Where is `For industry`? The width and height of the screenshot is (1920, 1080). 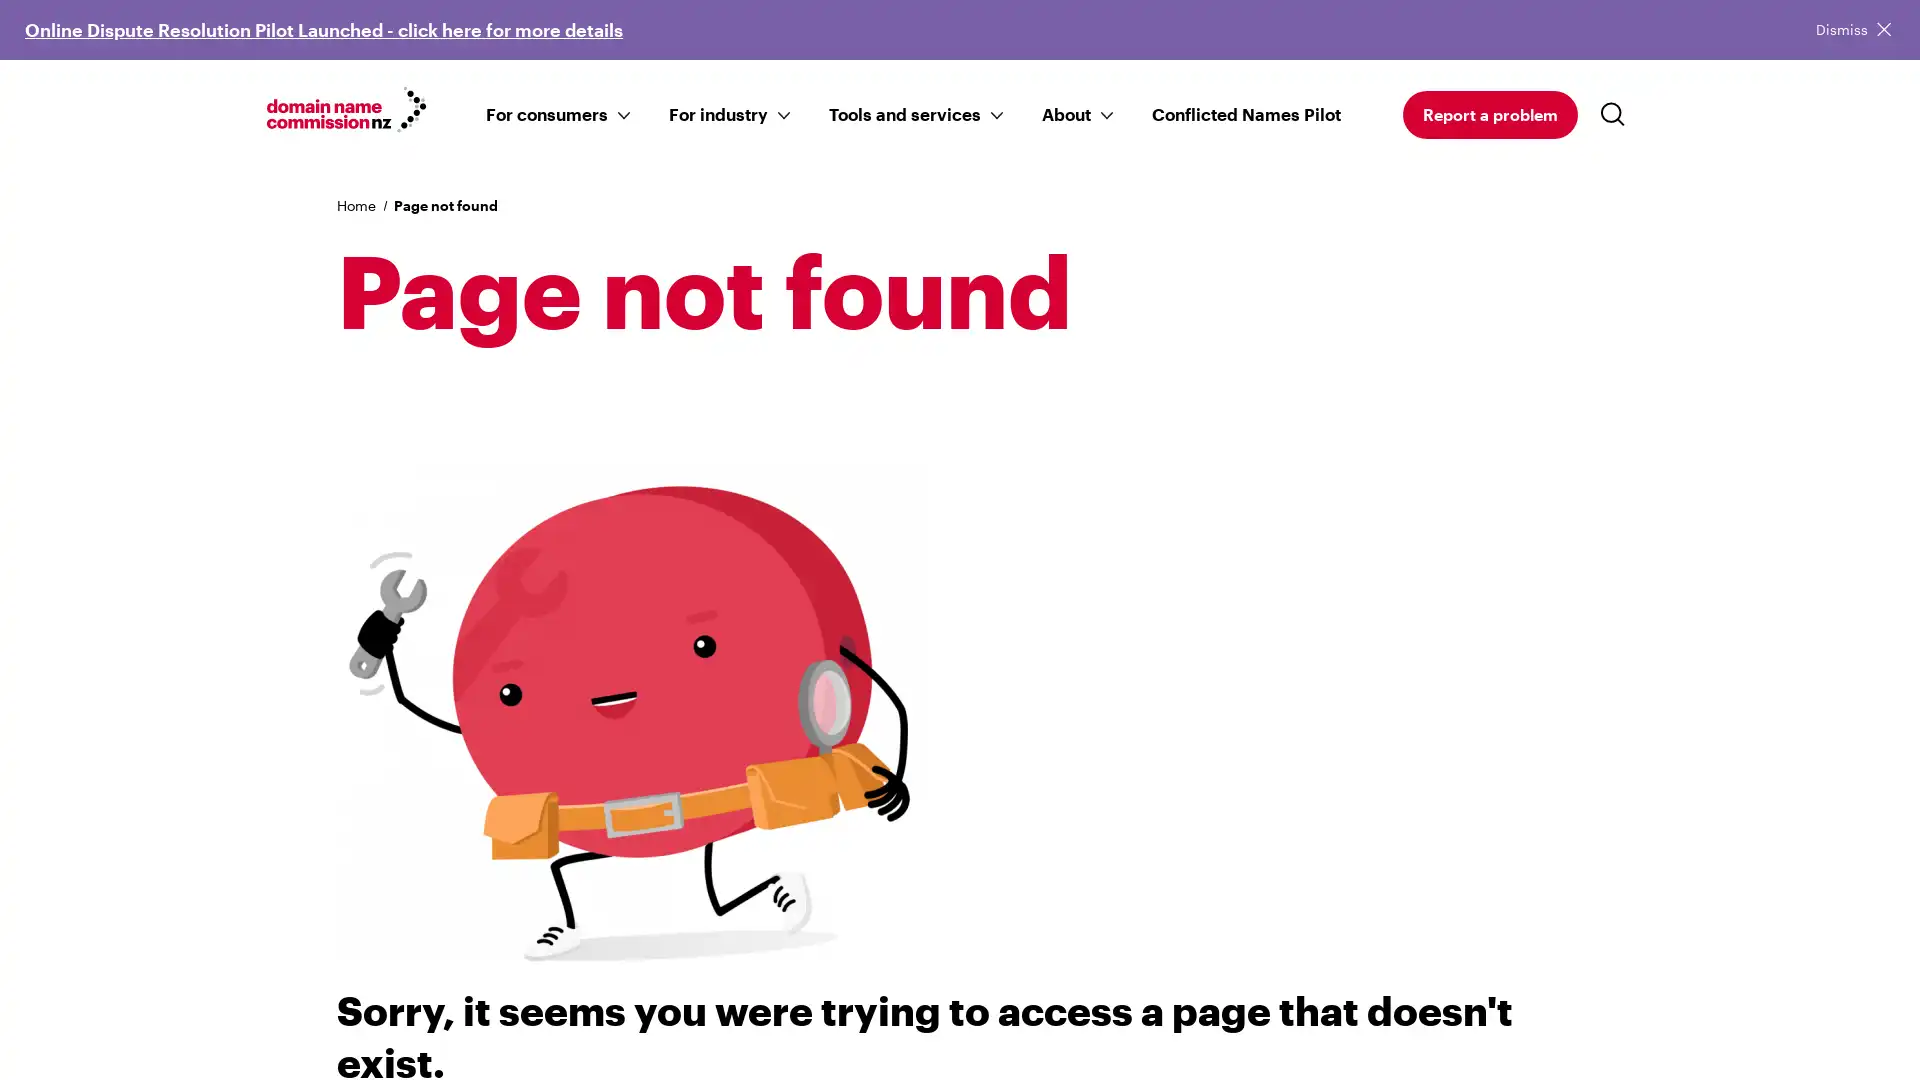 For industry is located at coordinates (717, 111).